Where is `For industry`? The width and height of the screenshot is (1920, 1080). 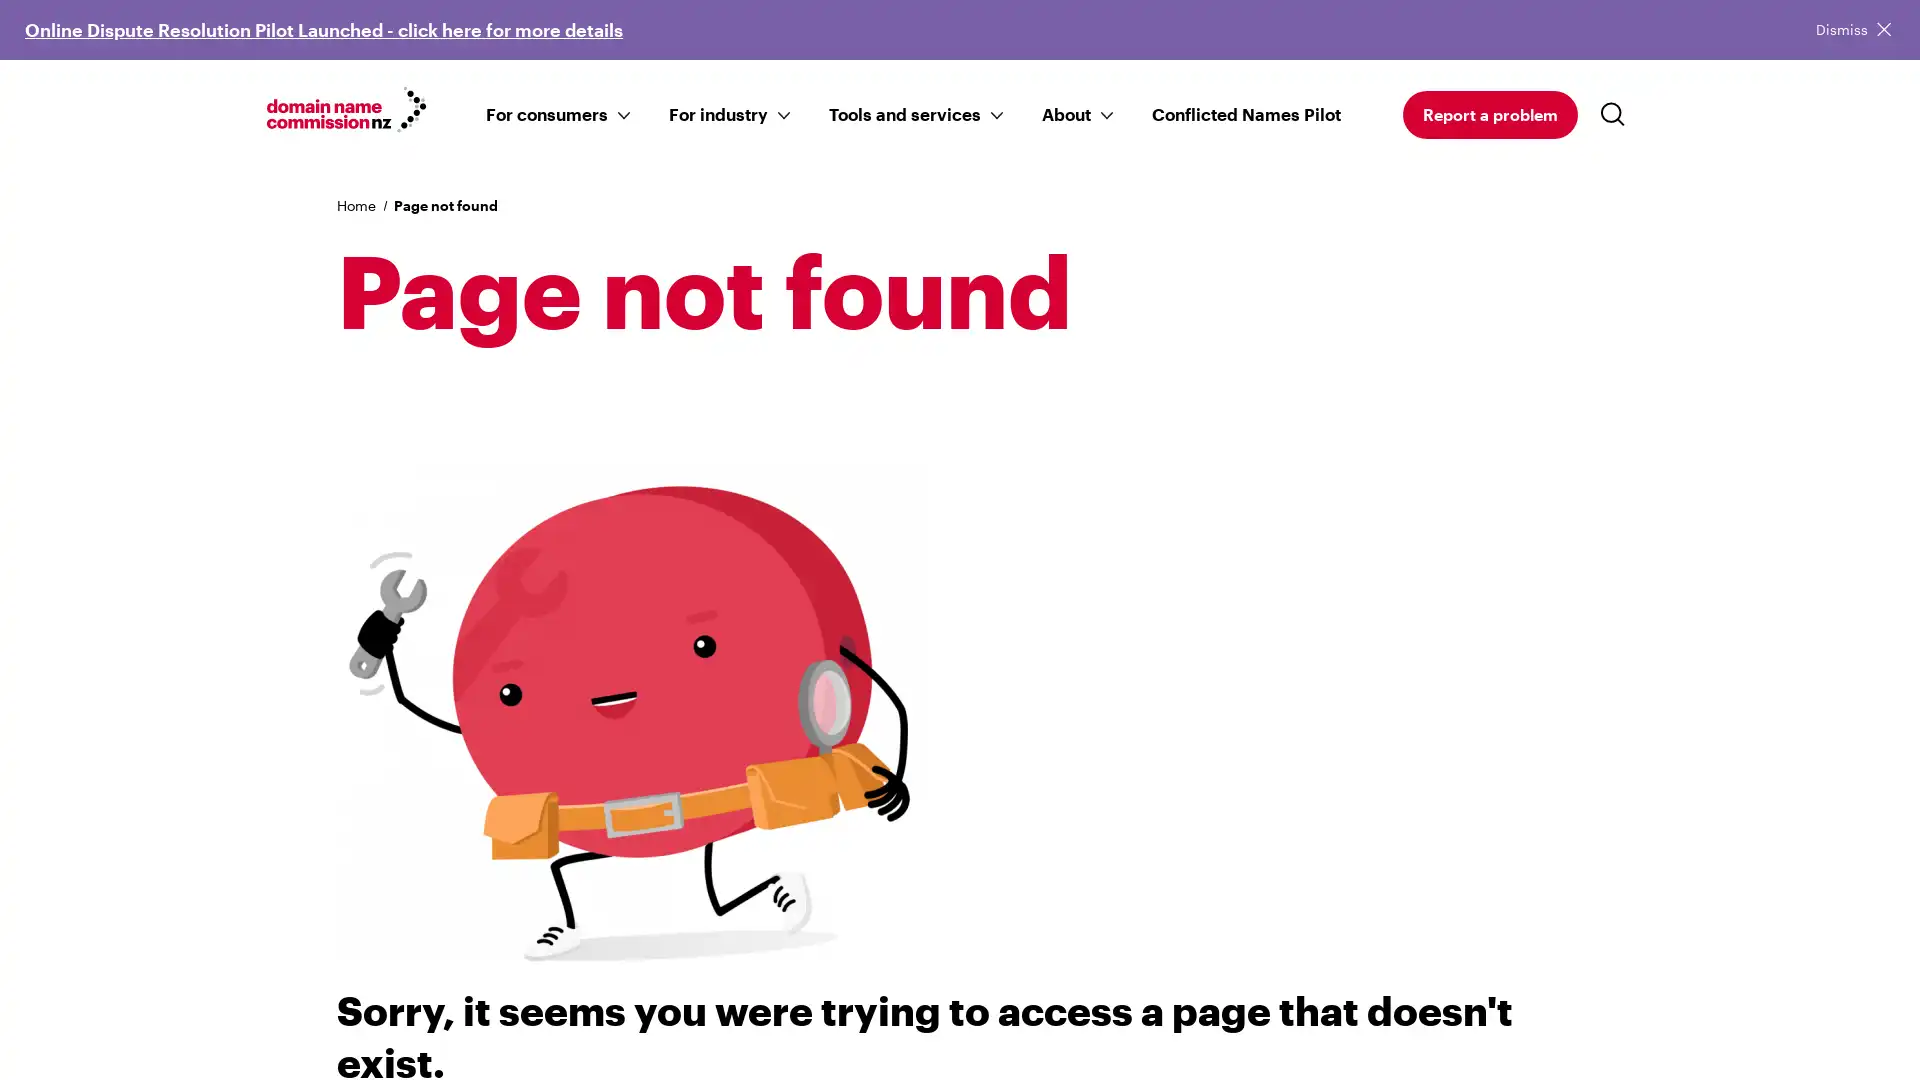 For industry is located at coordinates (717, 111).